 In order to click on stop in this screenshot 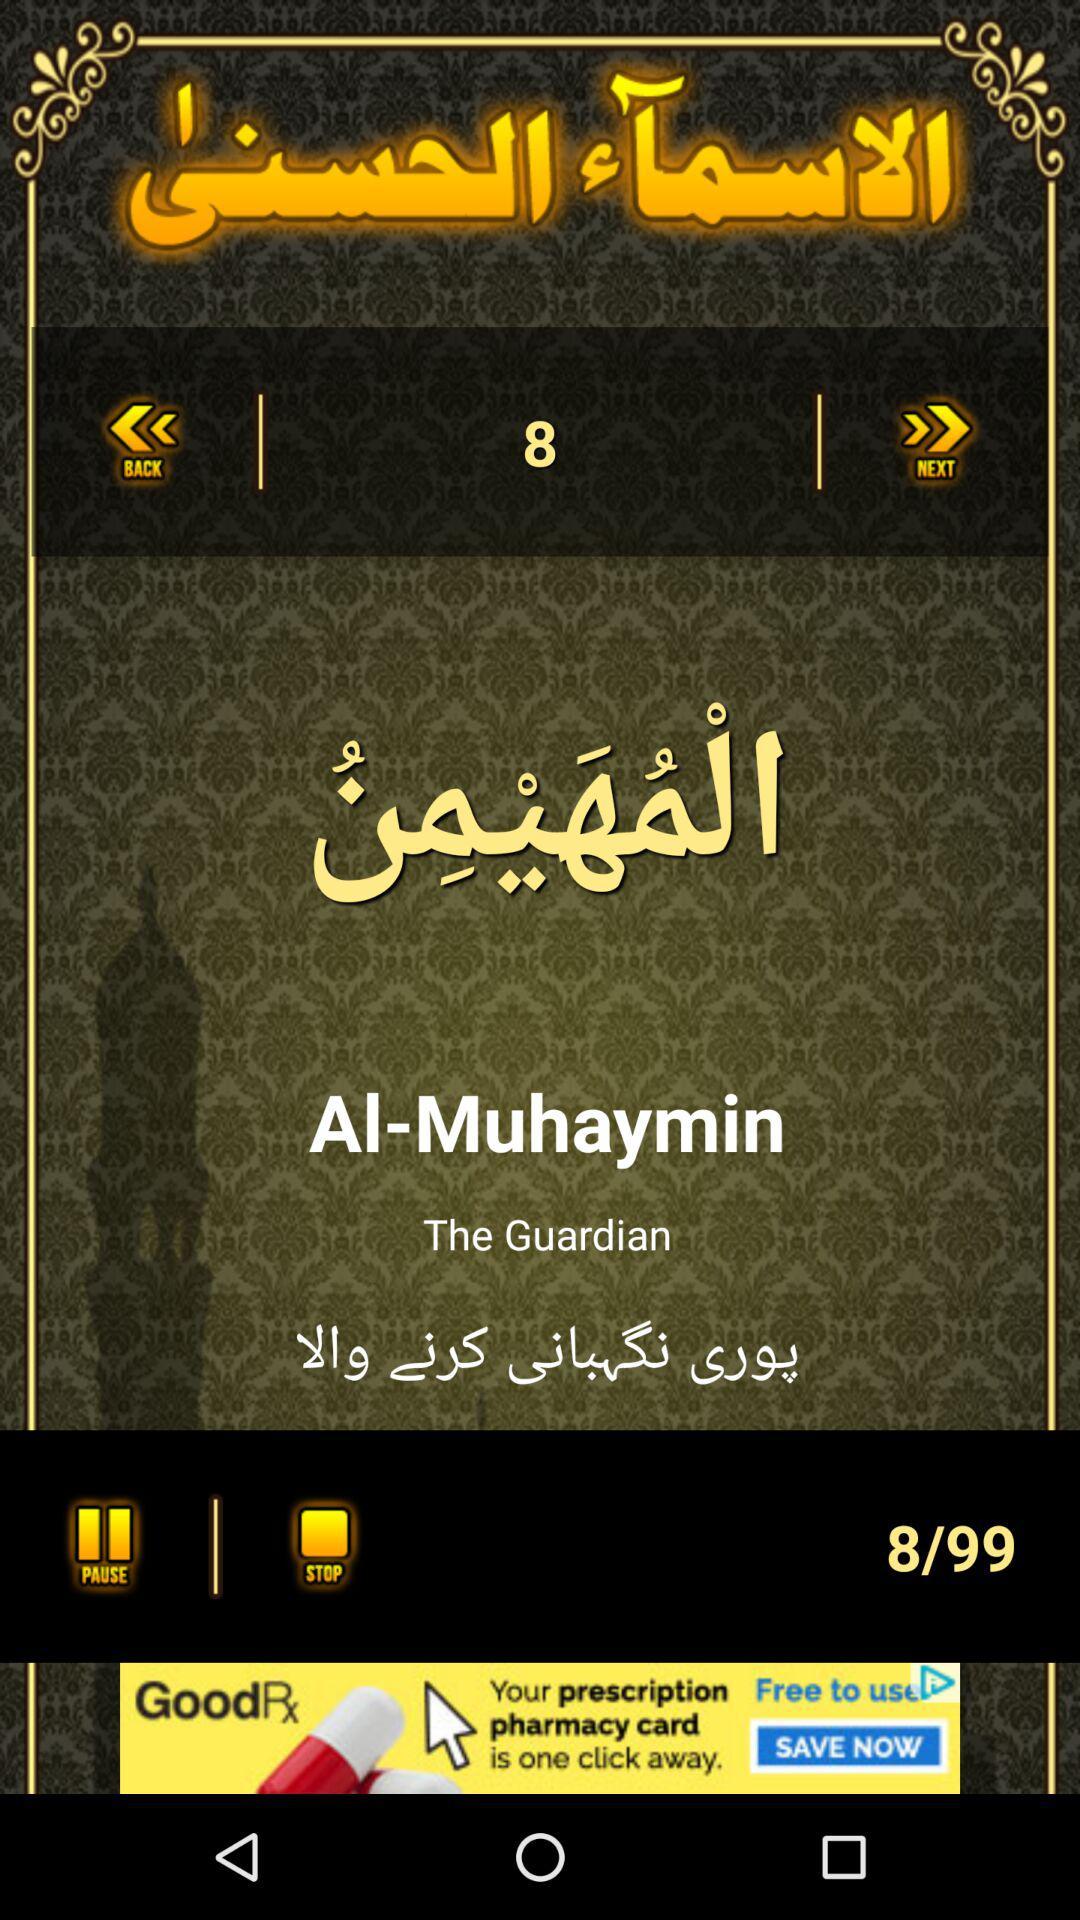, I will do `click(318, 1545)`.